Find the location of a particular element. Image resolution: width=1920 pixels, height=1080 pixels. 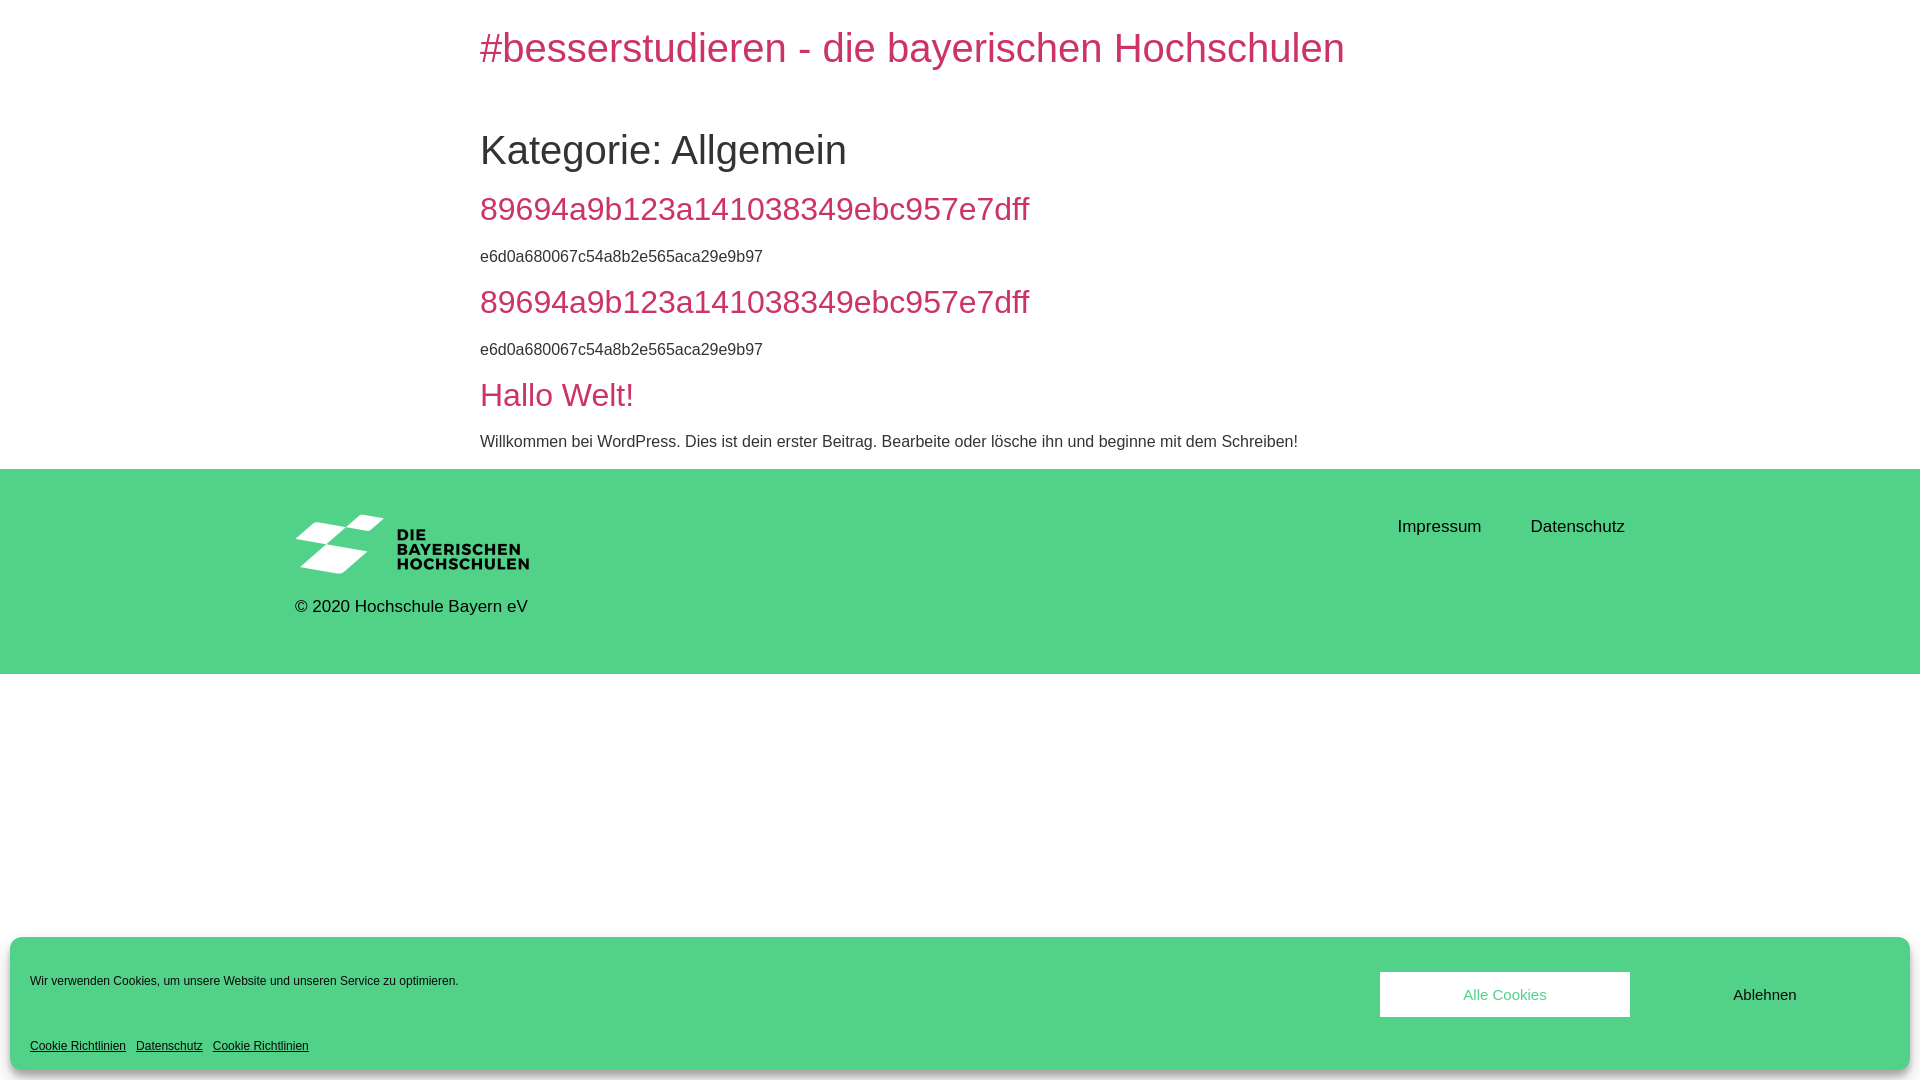

'Alle Cookies' is located at coordinates (1505, 994).